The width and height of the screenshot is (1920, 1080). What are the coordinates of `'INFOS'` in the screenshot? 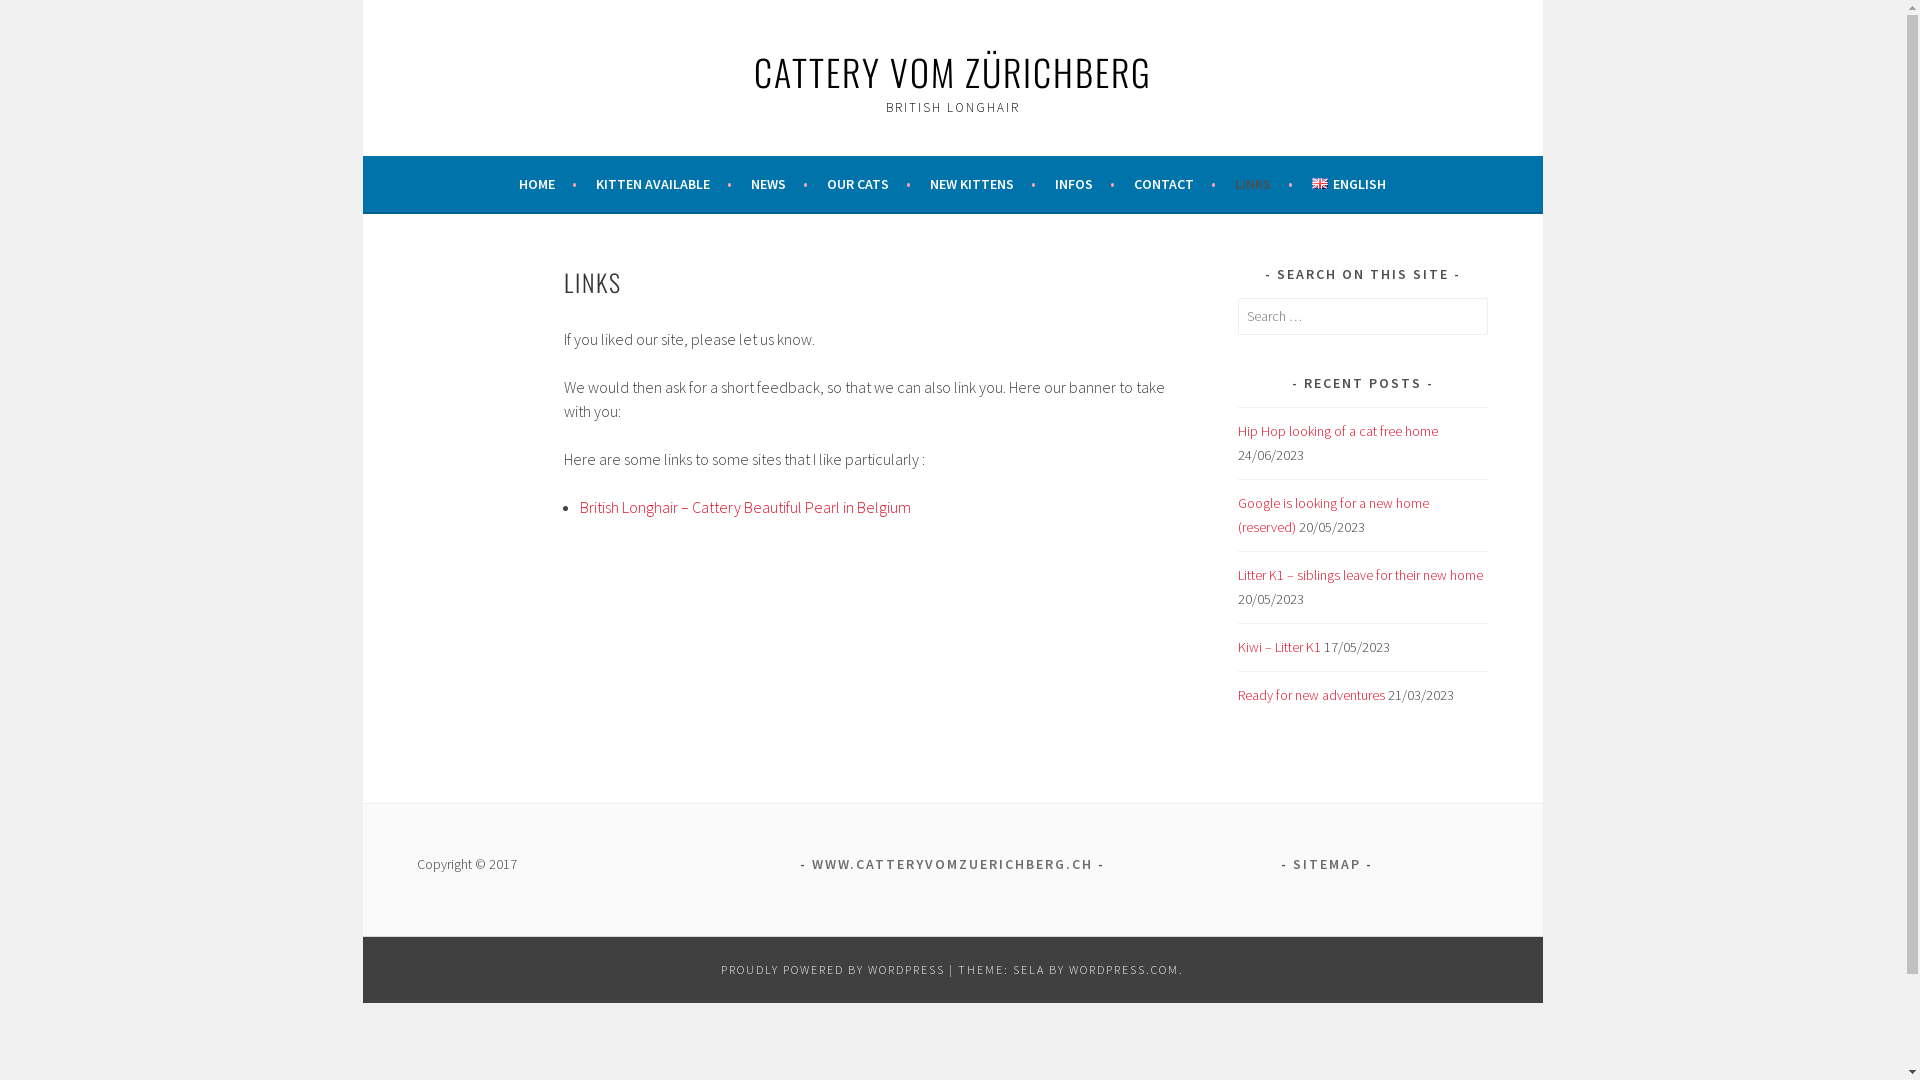 It's located at (1083, 184).